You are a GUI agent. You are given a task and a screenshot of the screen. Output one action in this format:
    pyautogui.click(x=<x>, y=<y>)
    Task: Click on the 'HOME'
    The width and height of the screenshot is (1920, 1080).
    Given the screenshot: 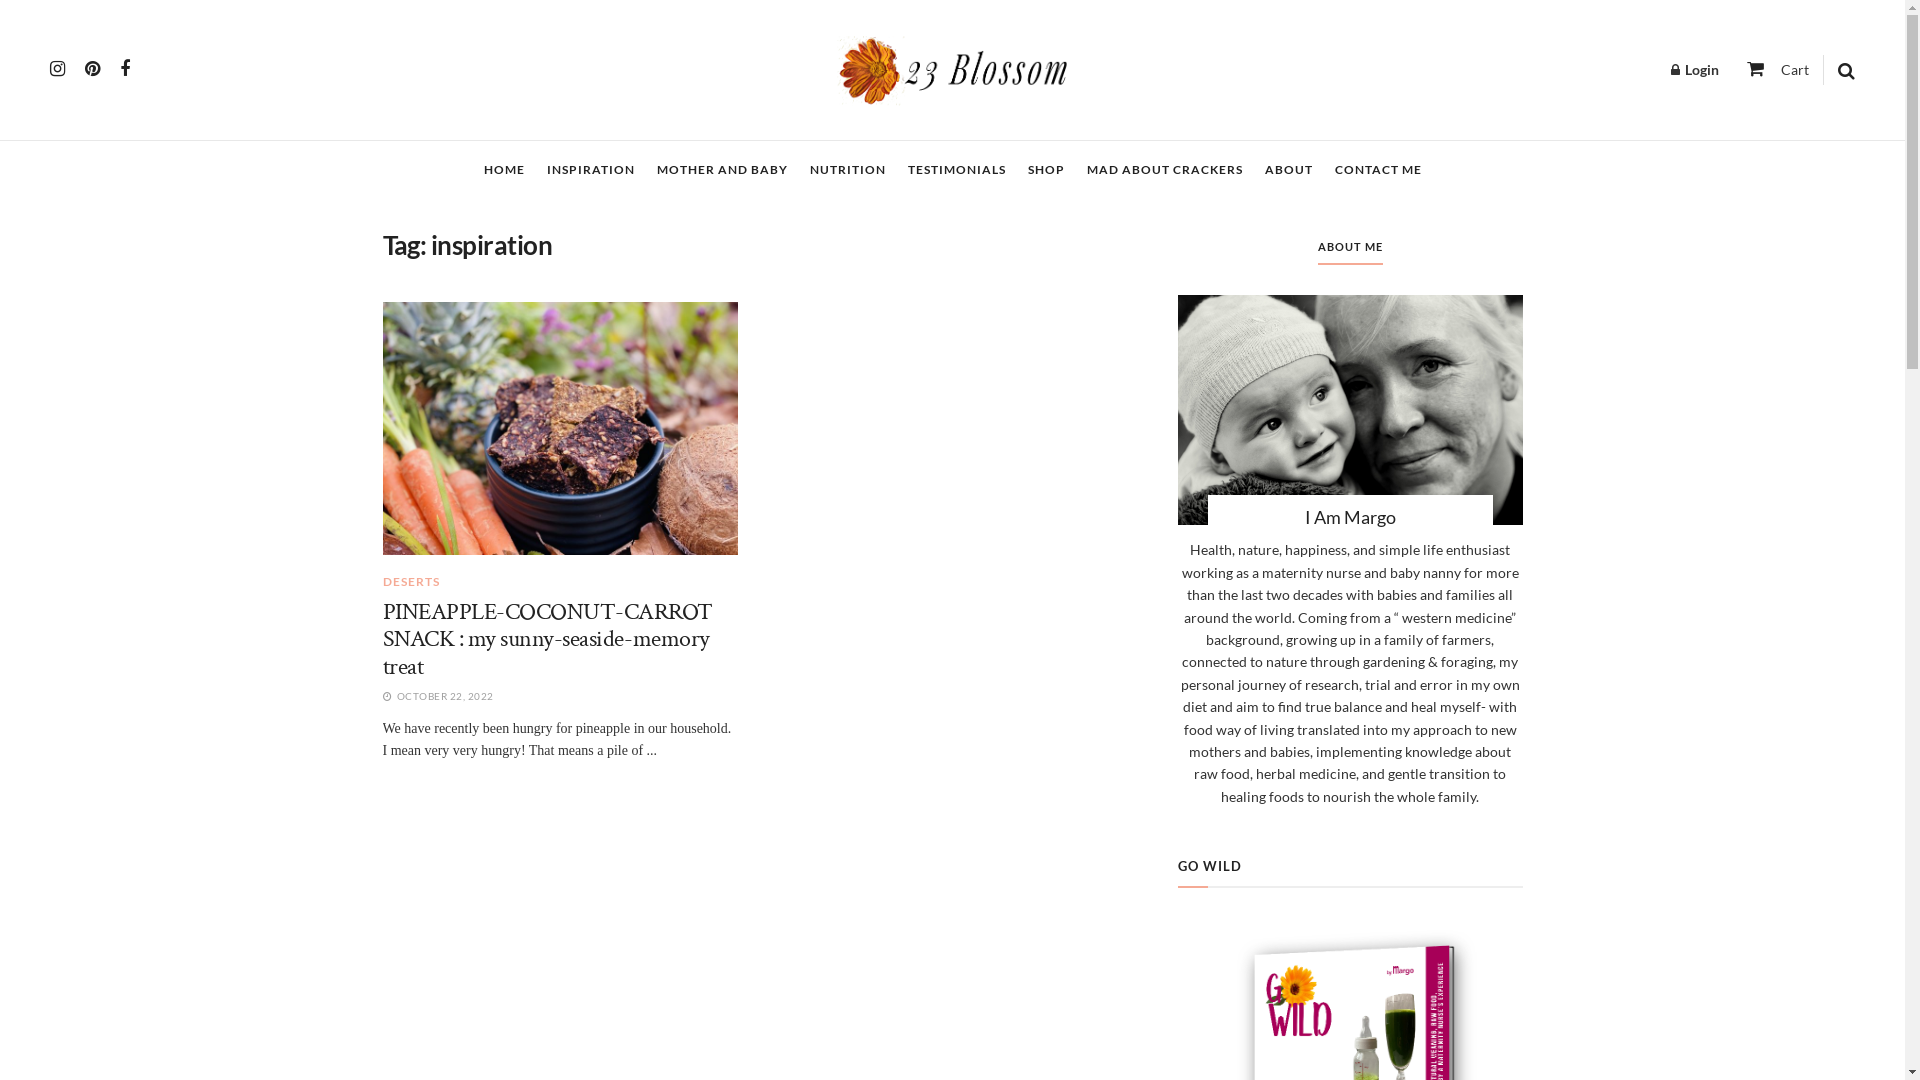 What is the action you would take?
    pyautogui.click(x=504, y=168)
    